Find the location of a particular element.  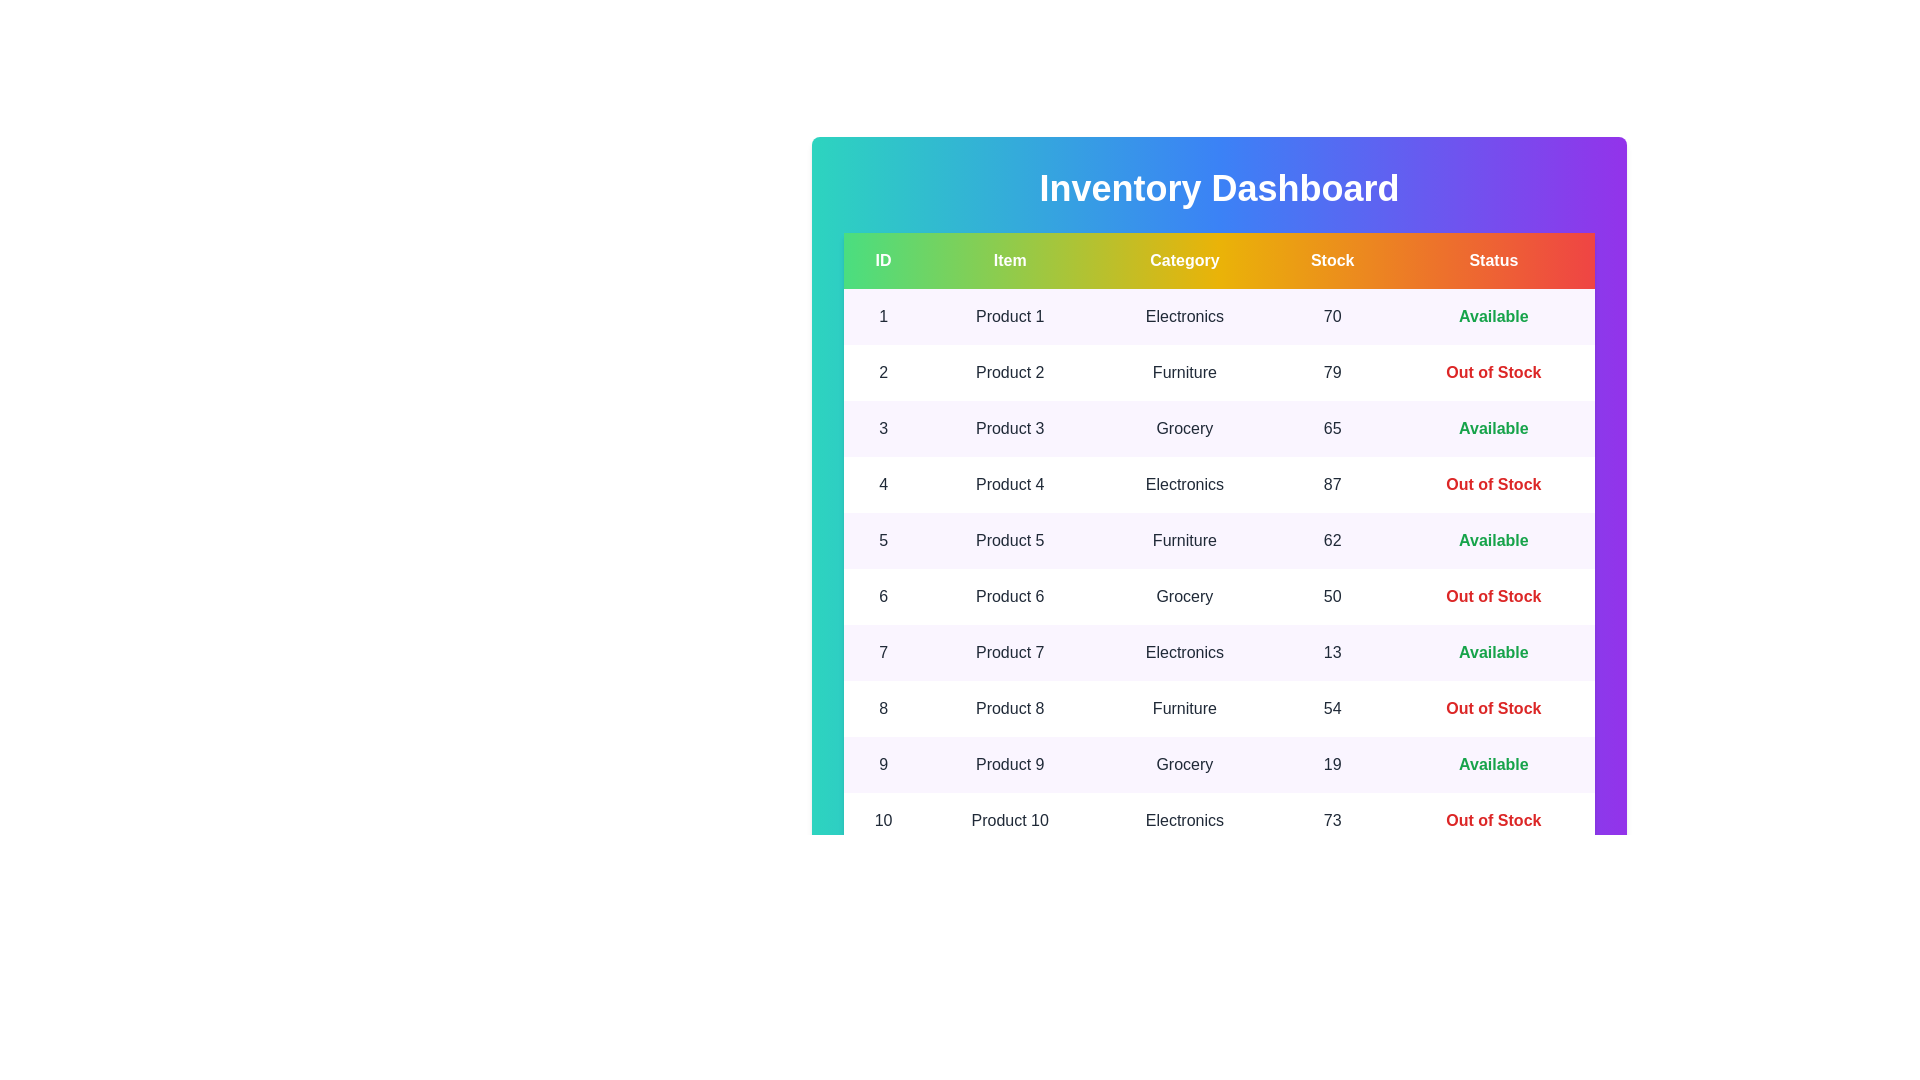

the table header Stock to sort the table by that column is located at coordinates (1332, 260).